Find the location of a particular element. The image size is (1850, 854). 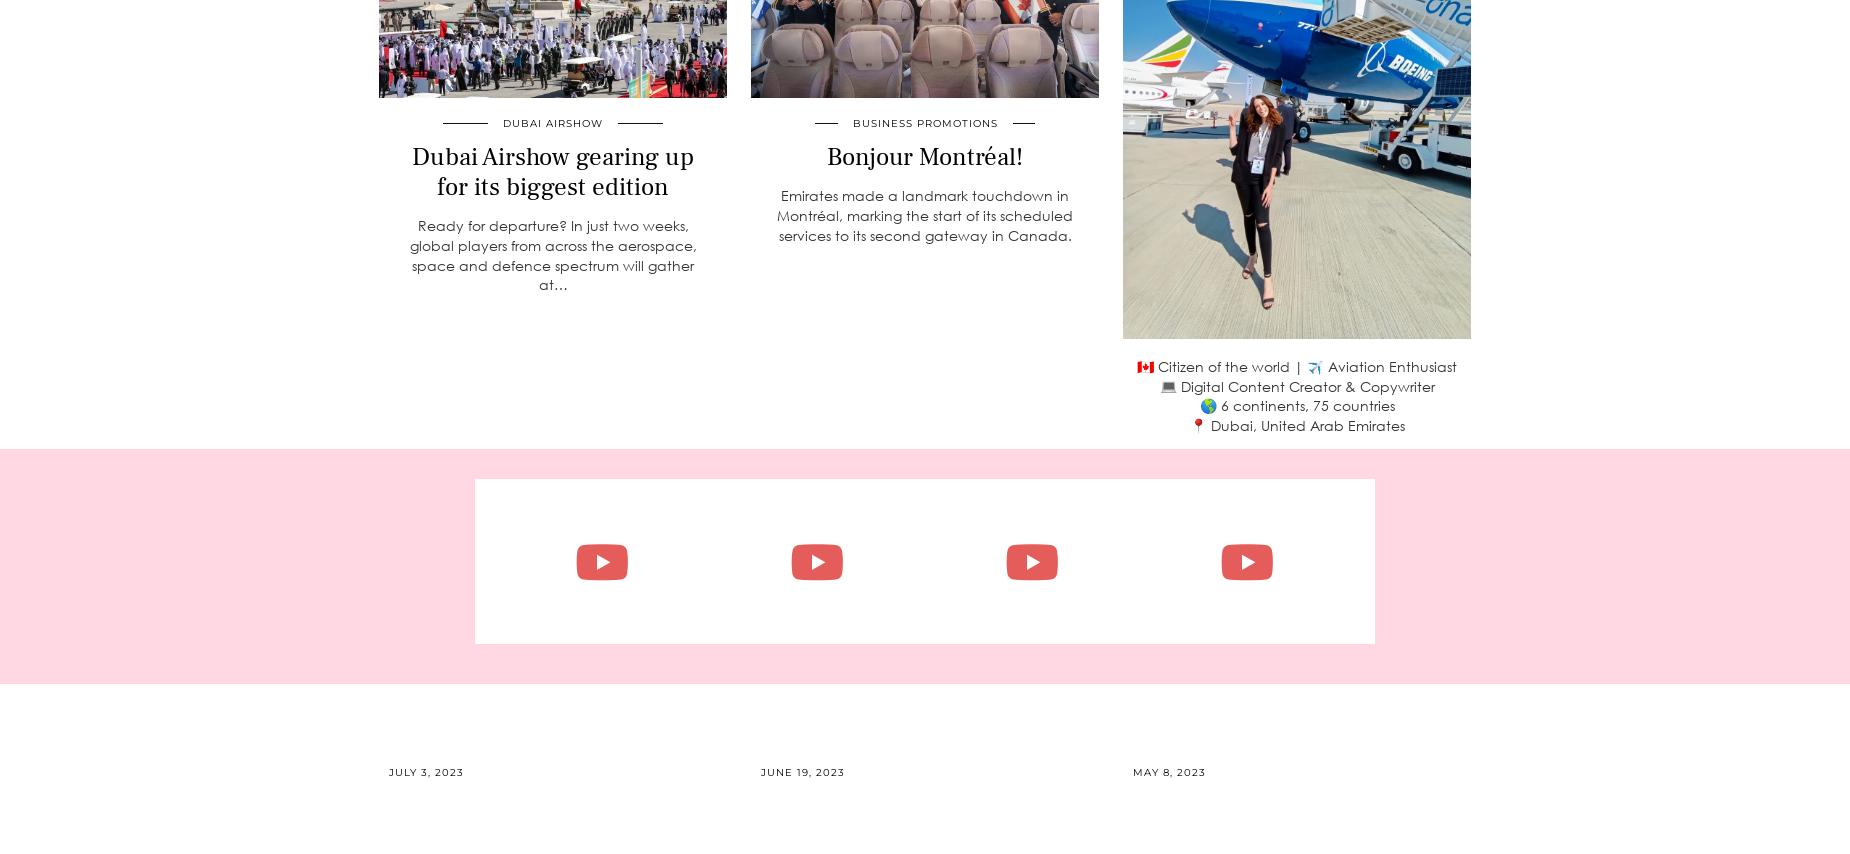

'May 8, 2023' is located at coordinates (1131, 771).